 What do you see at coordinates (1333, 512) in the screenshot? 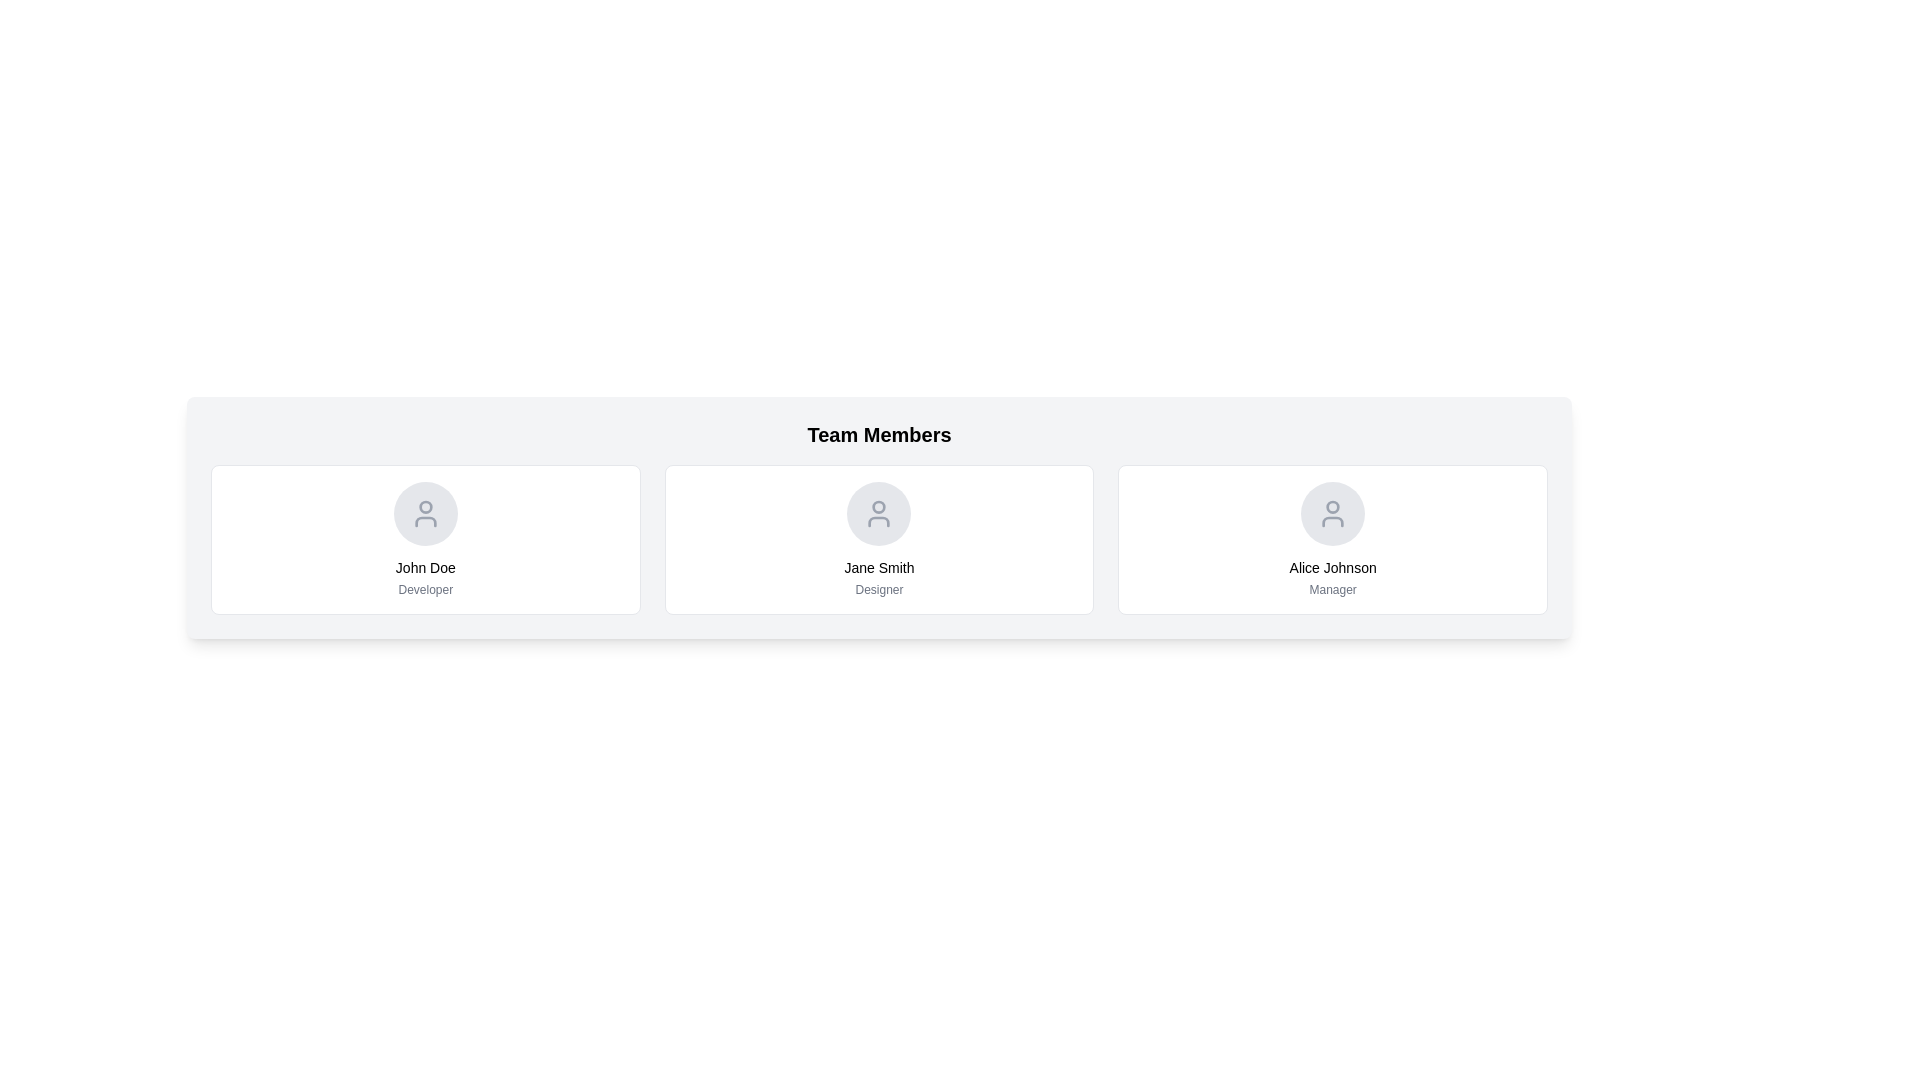
I see `the user icon, which is an outlined silhouette of a person in gray, located in the icon area of Alice Johnson's team member card` at bounding box center [1333, 512].